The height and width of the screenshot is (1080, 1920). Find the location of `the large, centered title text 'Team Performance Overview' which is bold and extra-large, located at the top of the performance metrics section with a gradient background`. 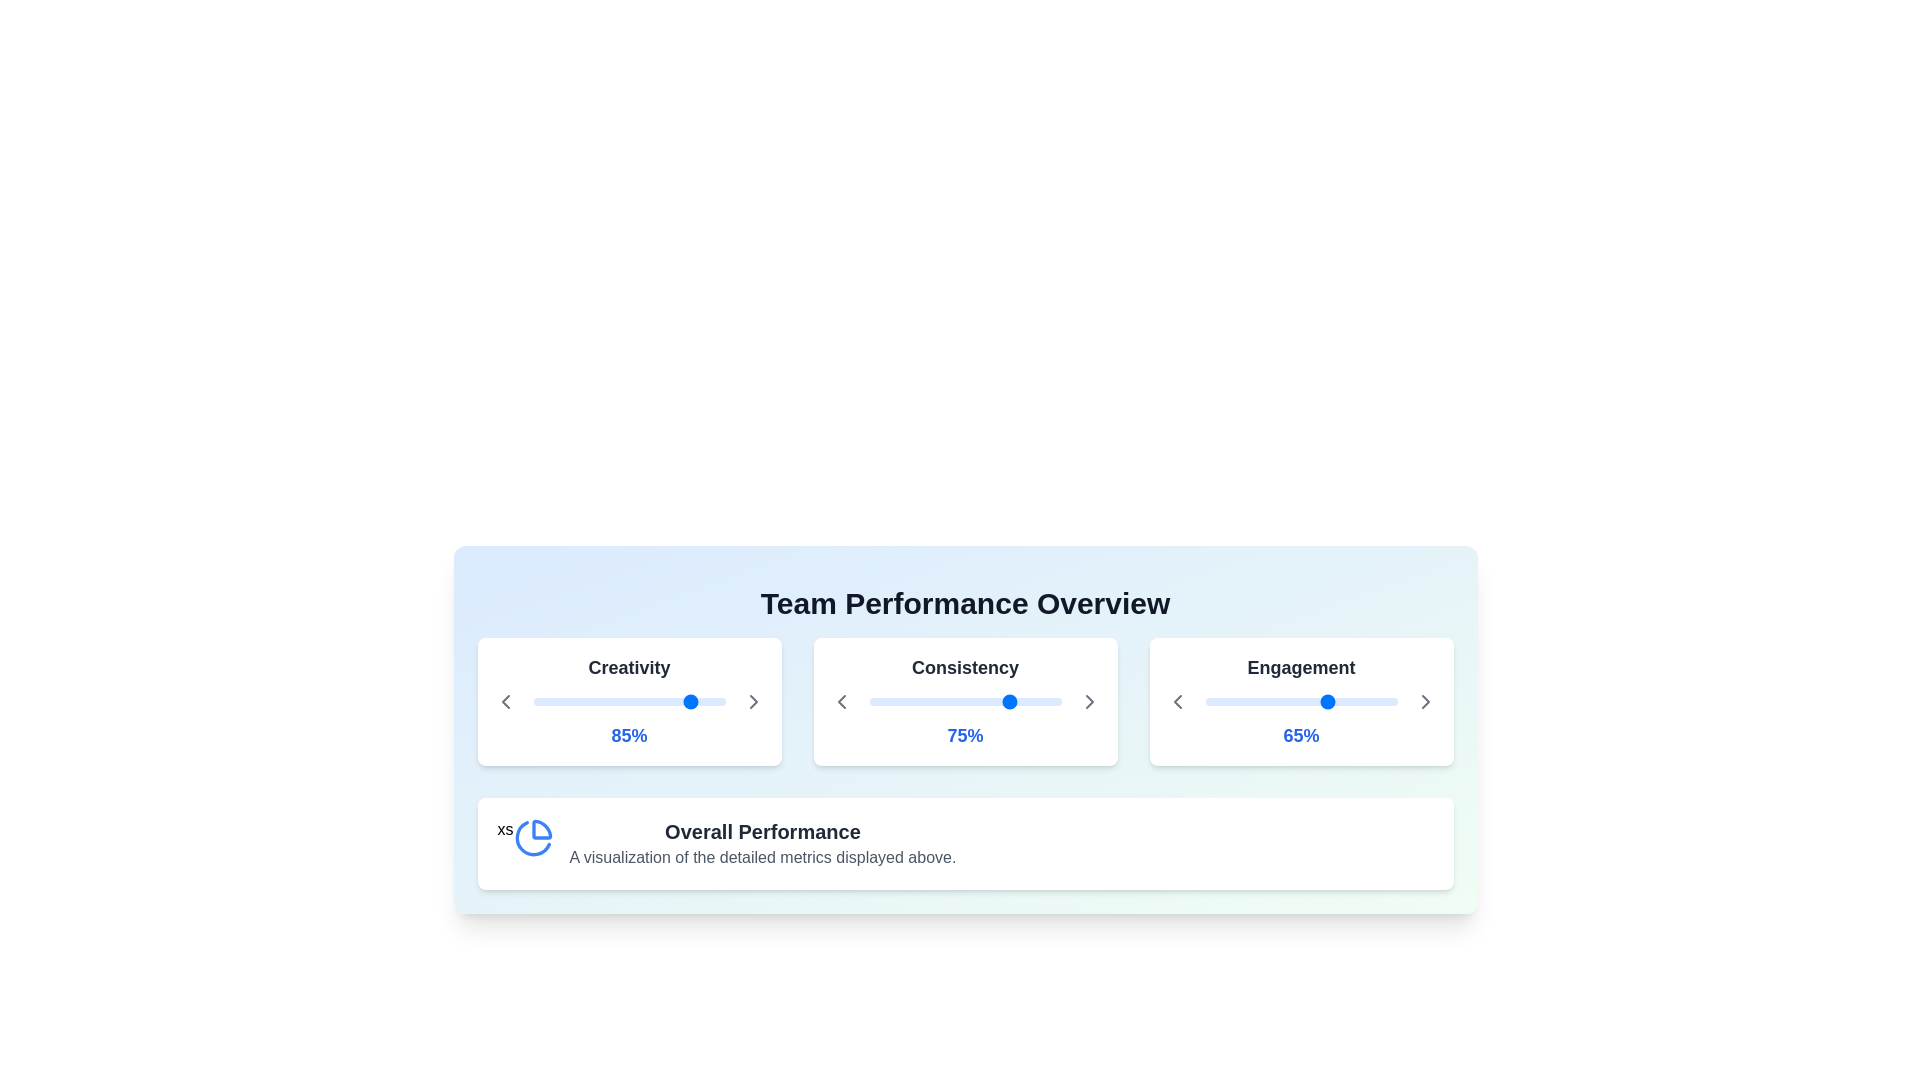

the large, centered title text 'Team Performance Overview' which is bold and extra-large, located at the top of the performance metrics section with a gradient background is located at coordinates (965, 603).